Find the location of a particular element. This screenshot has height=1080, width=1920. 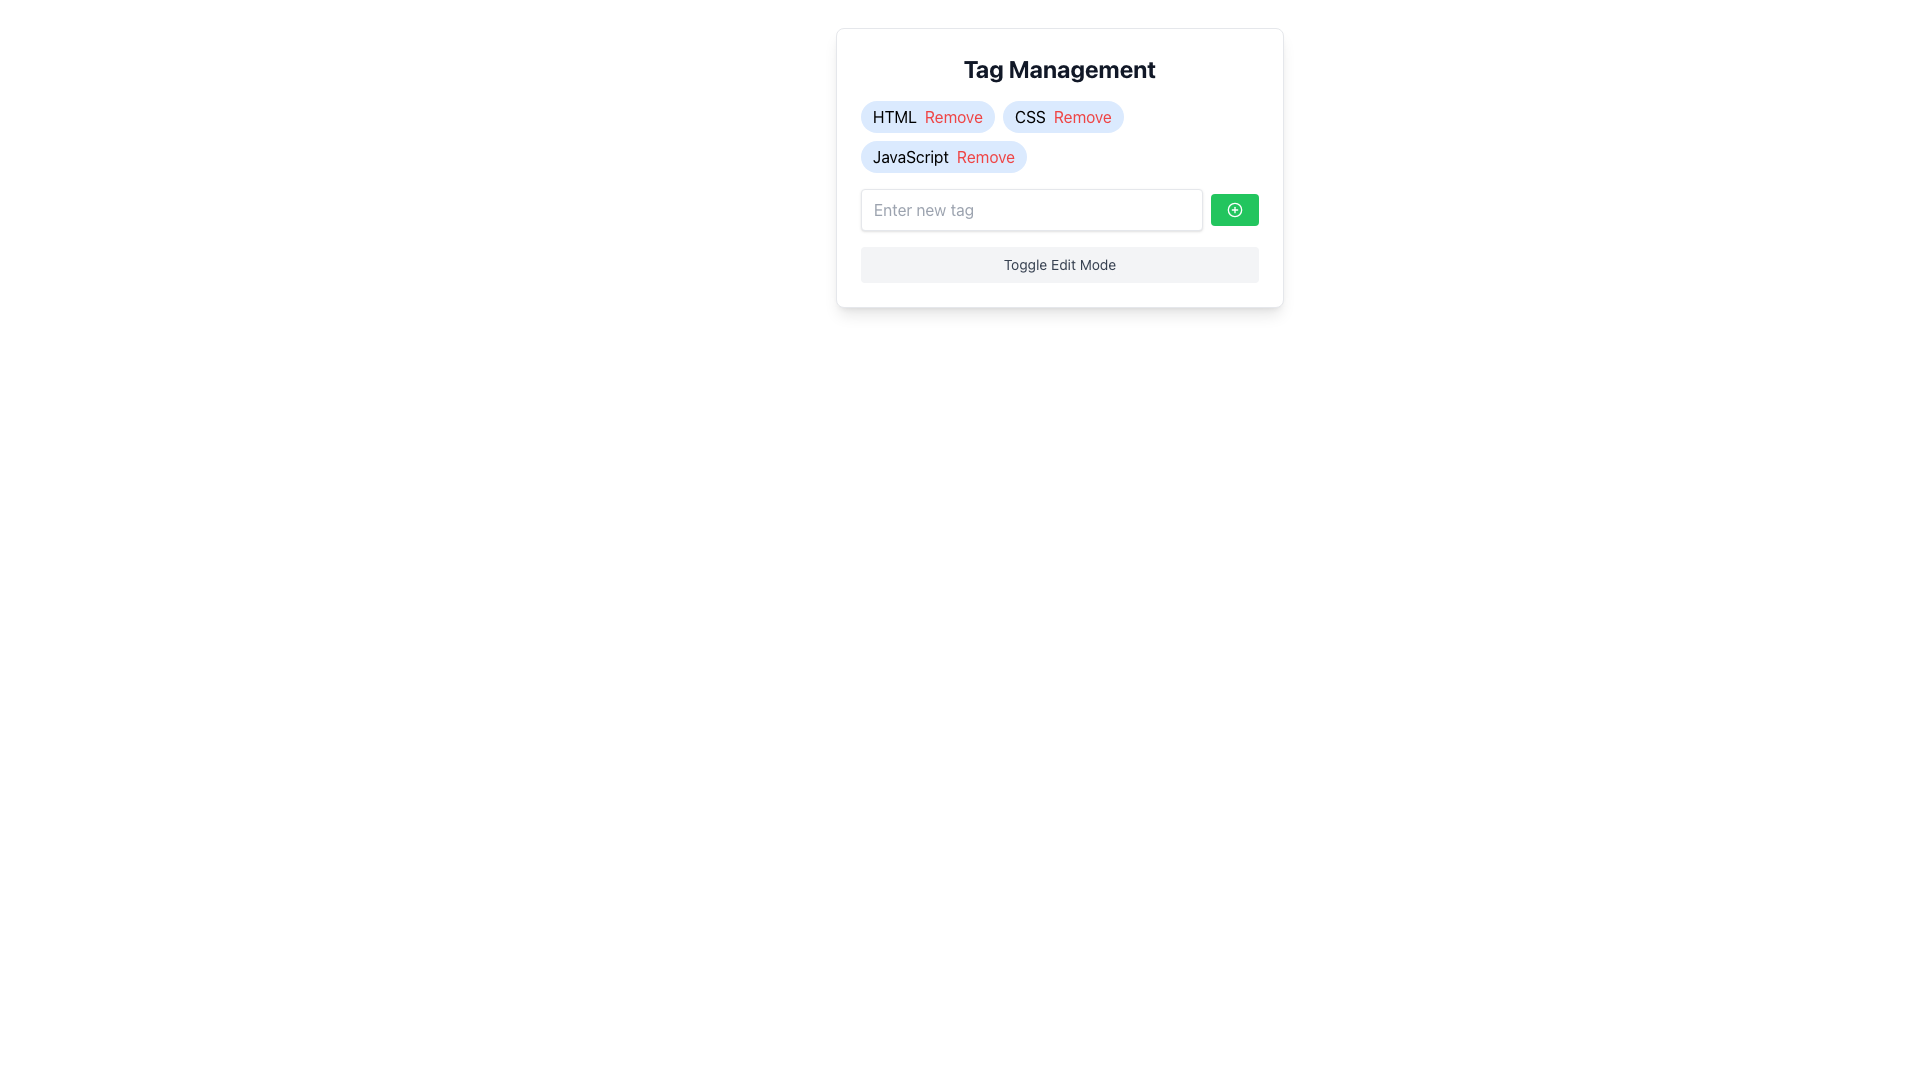

the pill-shaped tag labeled 'JavaScript' with a light blue background, located in the tag group under 'Tag Management' is located at coordinates (943, 156).